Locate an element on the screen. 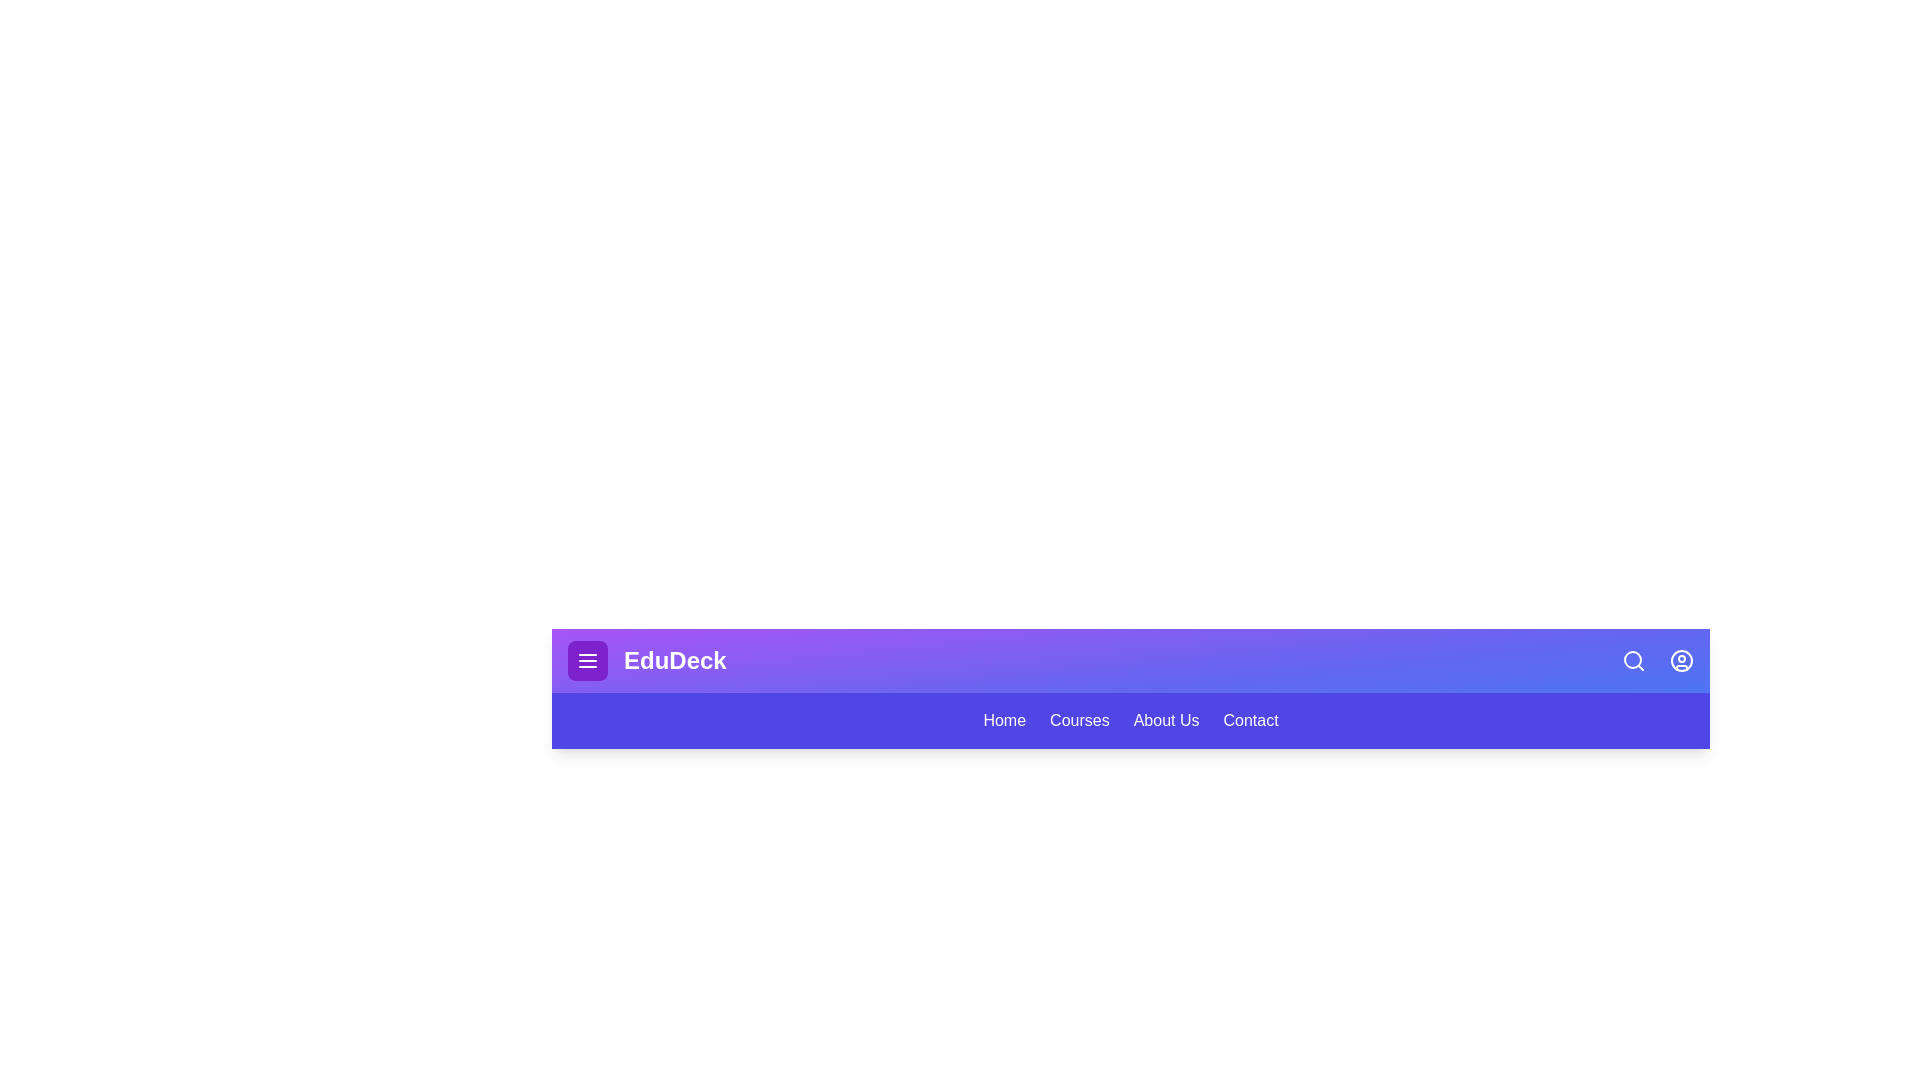 The width and height of the screenshot is (1920, 1080). the menu item labeled Contact to navigate to the corresponding section is located at coordinates (1250, 721).